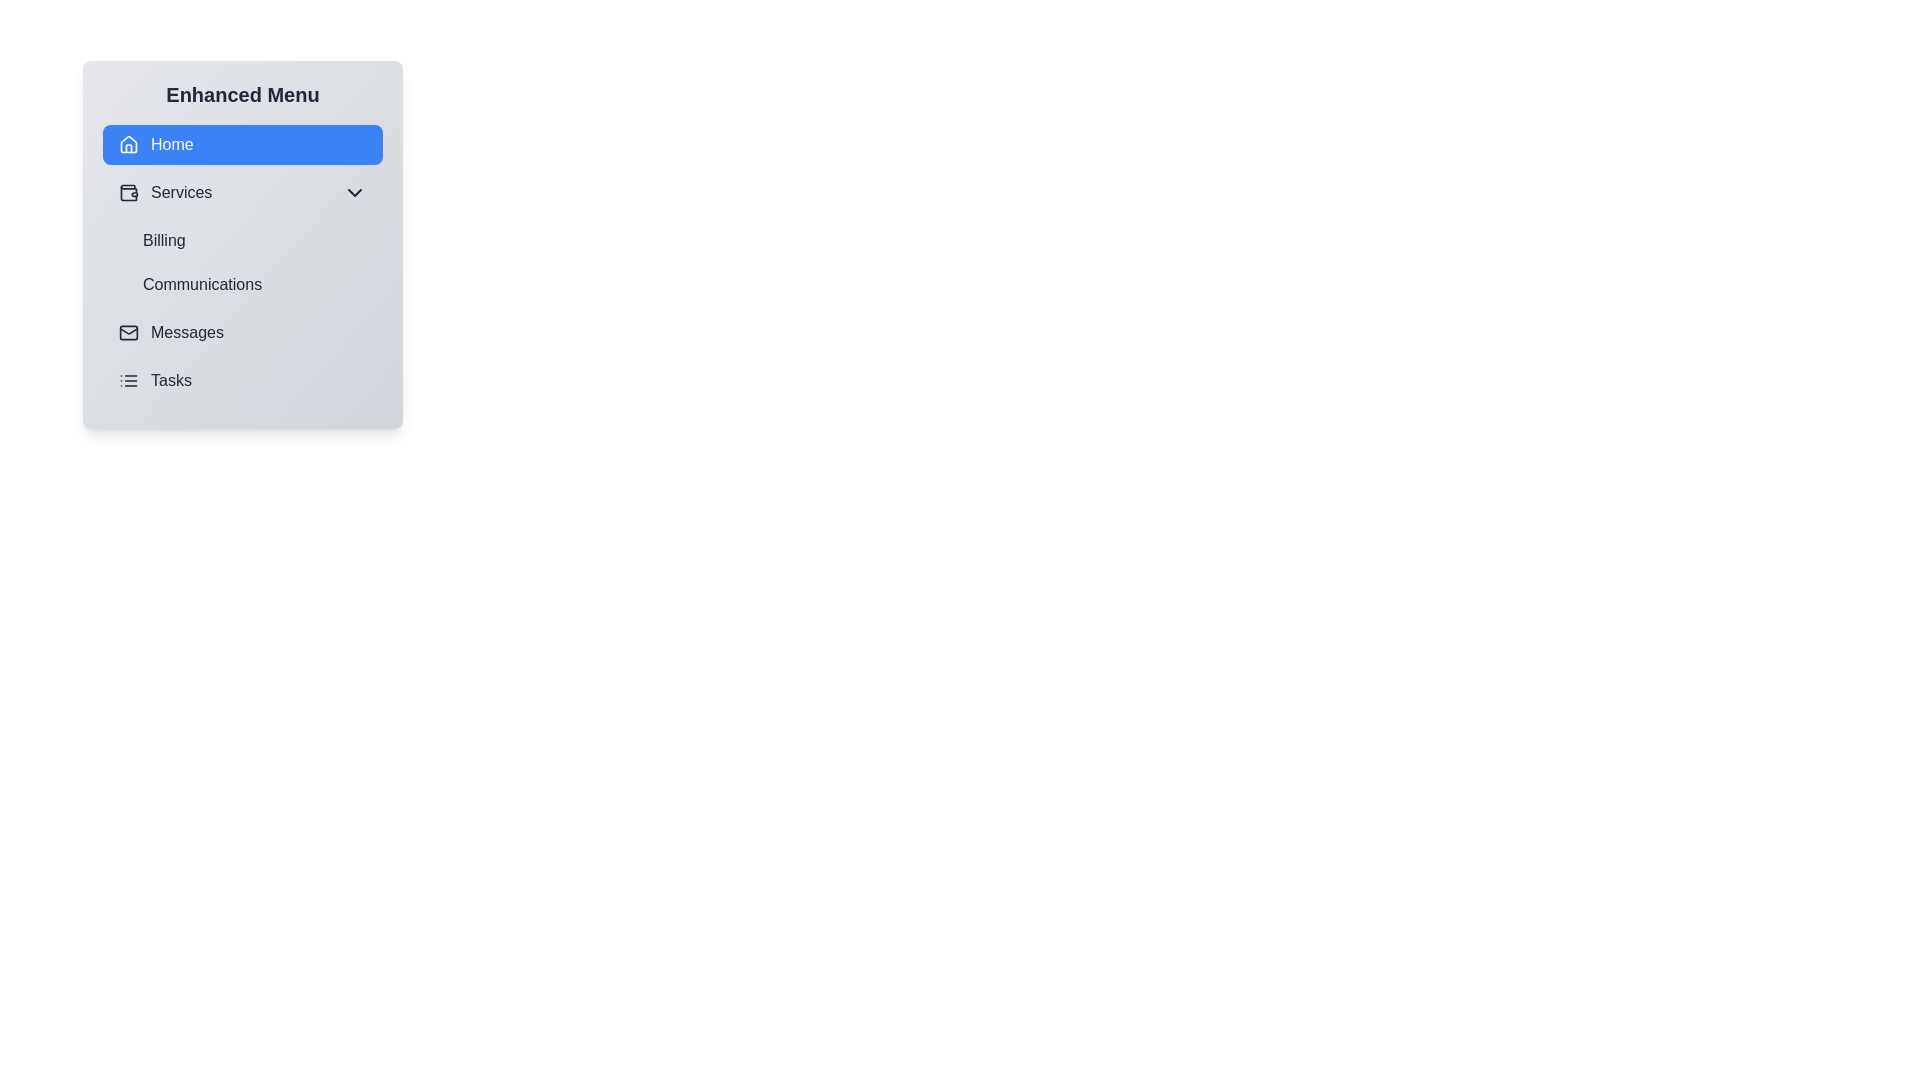  Describe the element at coordinates (128, 142) in the screenshot. I see `the 'Home' menu icon located near the top of the side menu, directly to the left of the text 'Home'` at that location.